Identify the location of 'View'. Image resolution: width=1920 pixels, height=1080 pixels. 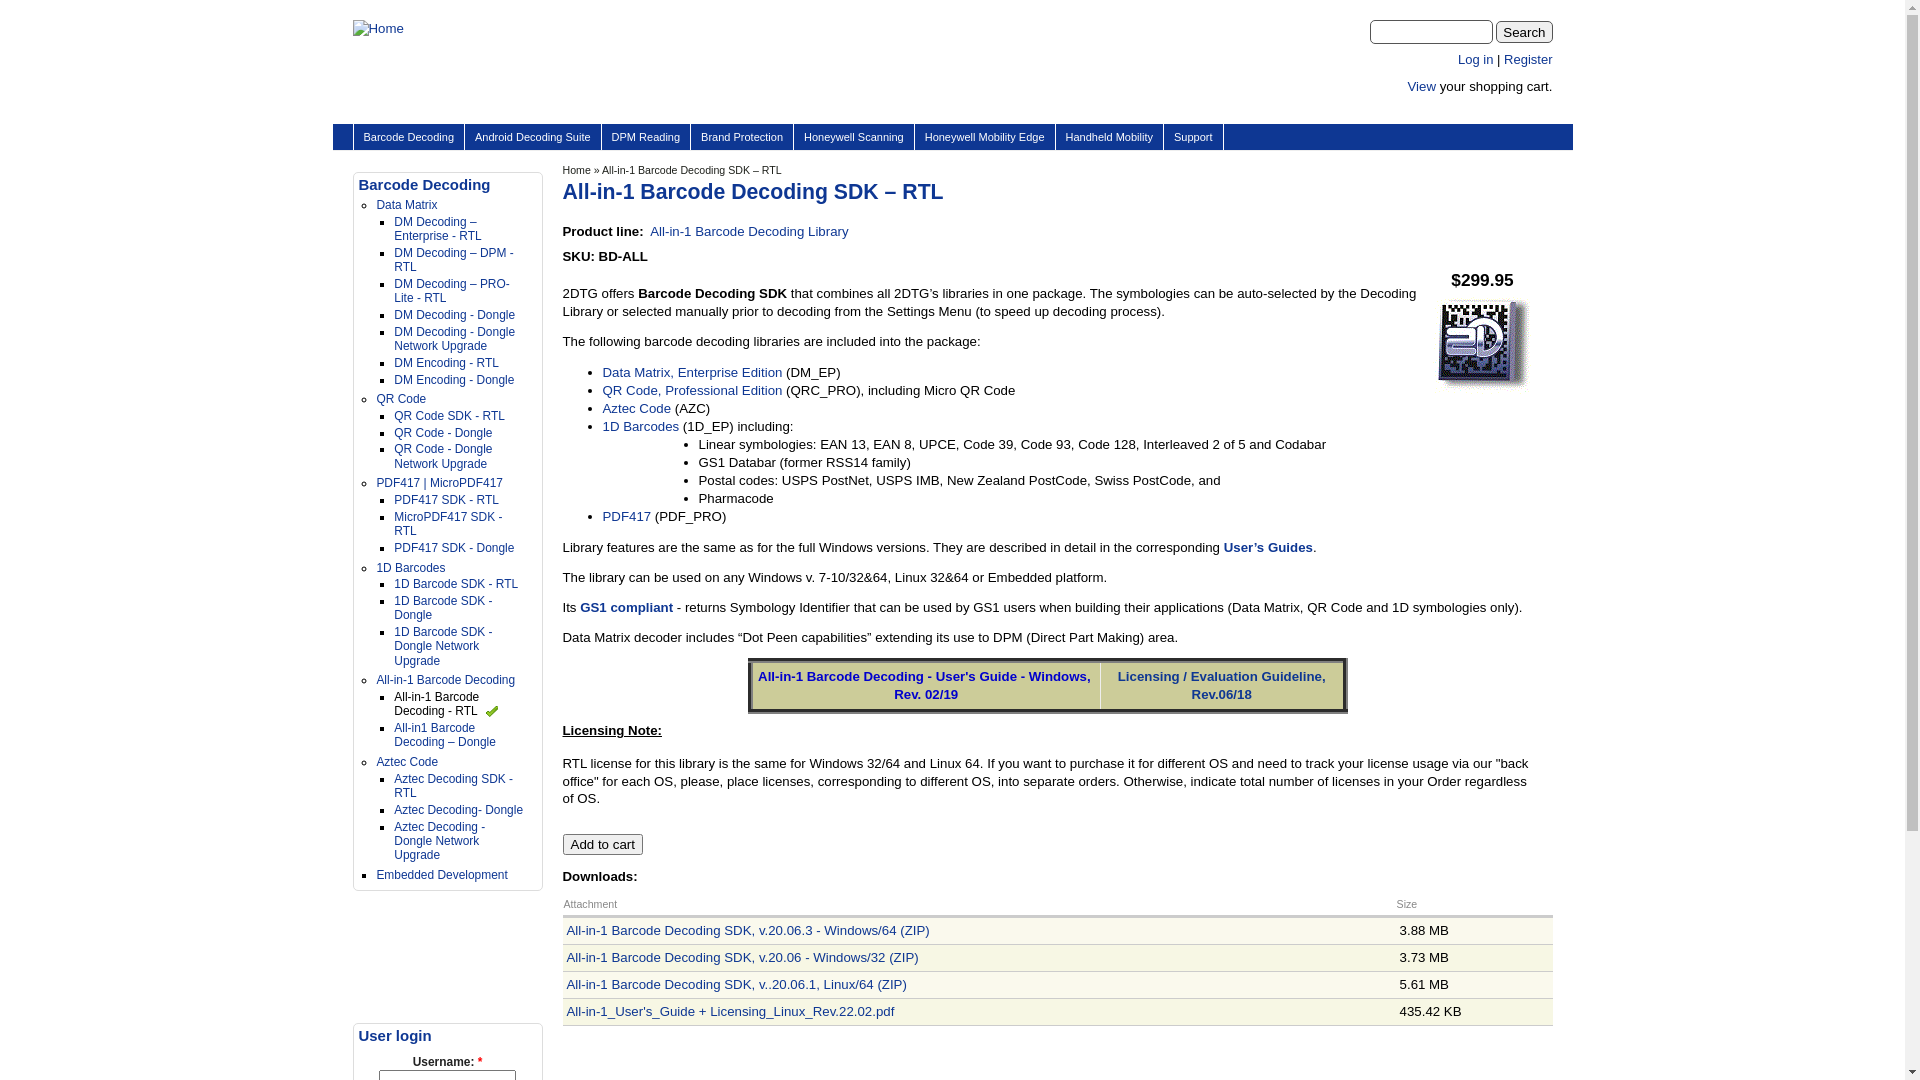
(1420, 85).